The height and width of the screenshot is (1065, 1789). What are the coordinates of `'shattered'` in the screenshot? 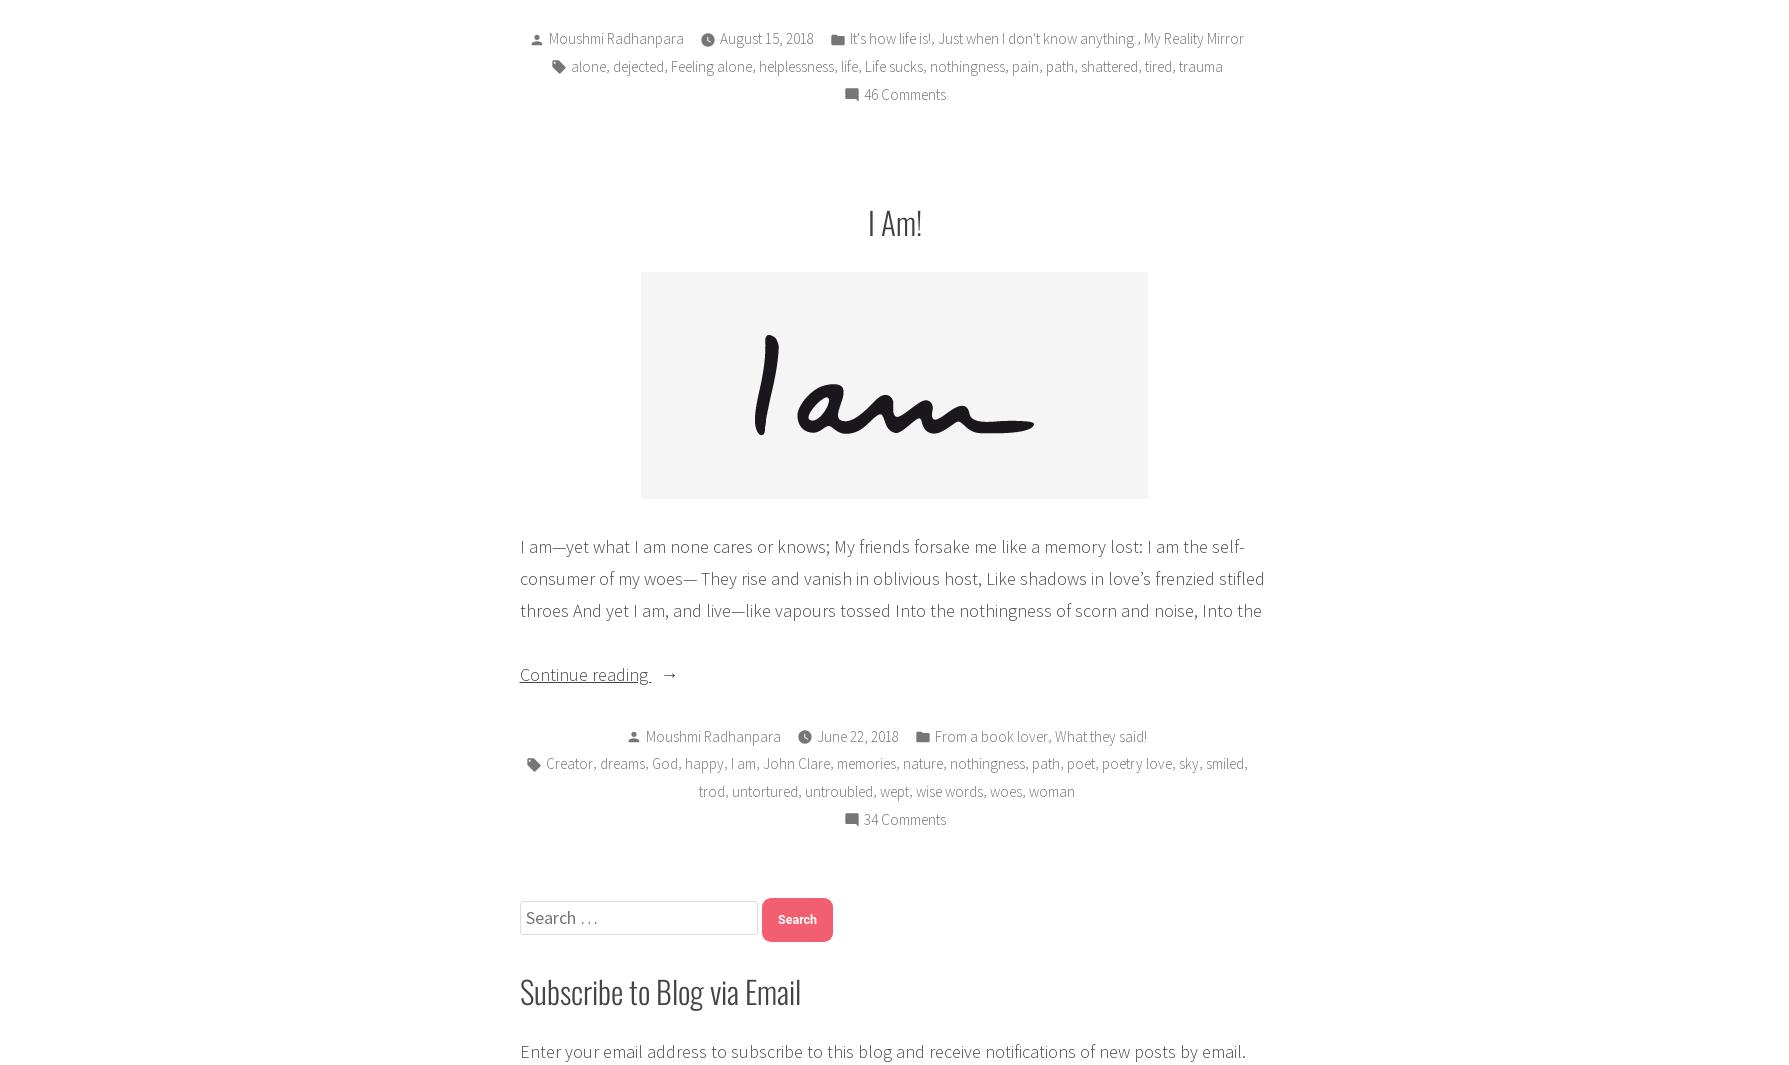 It's located at (1107, 65).